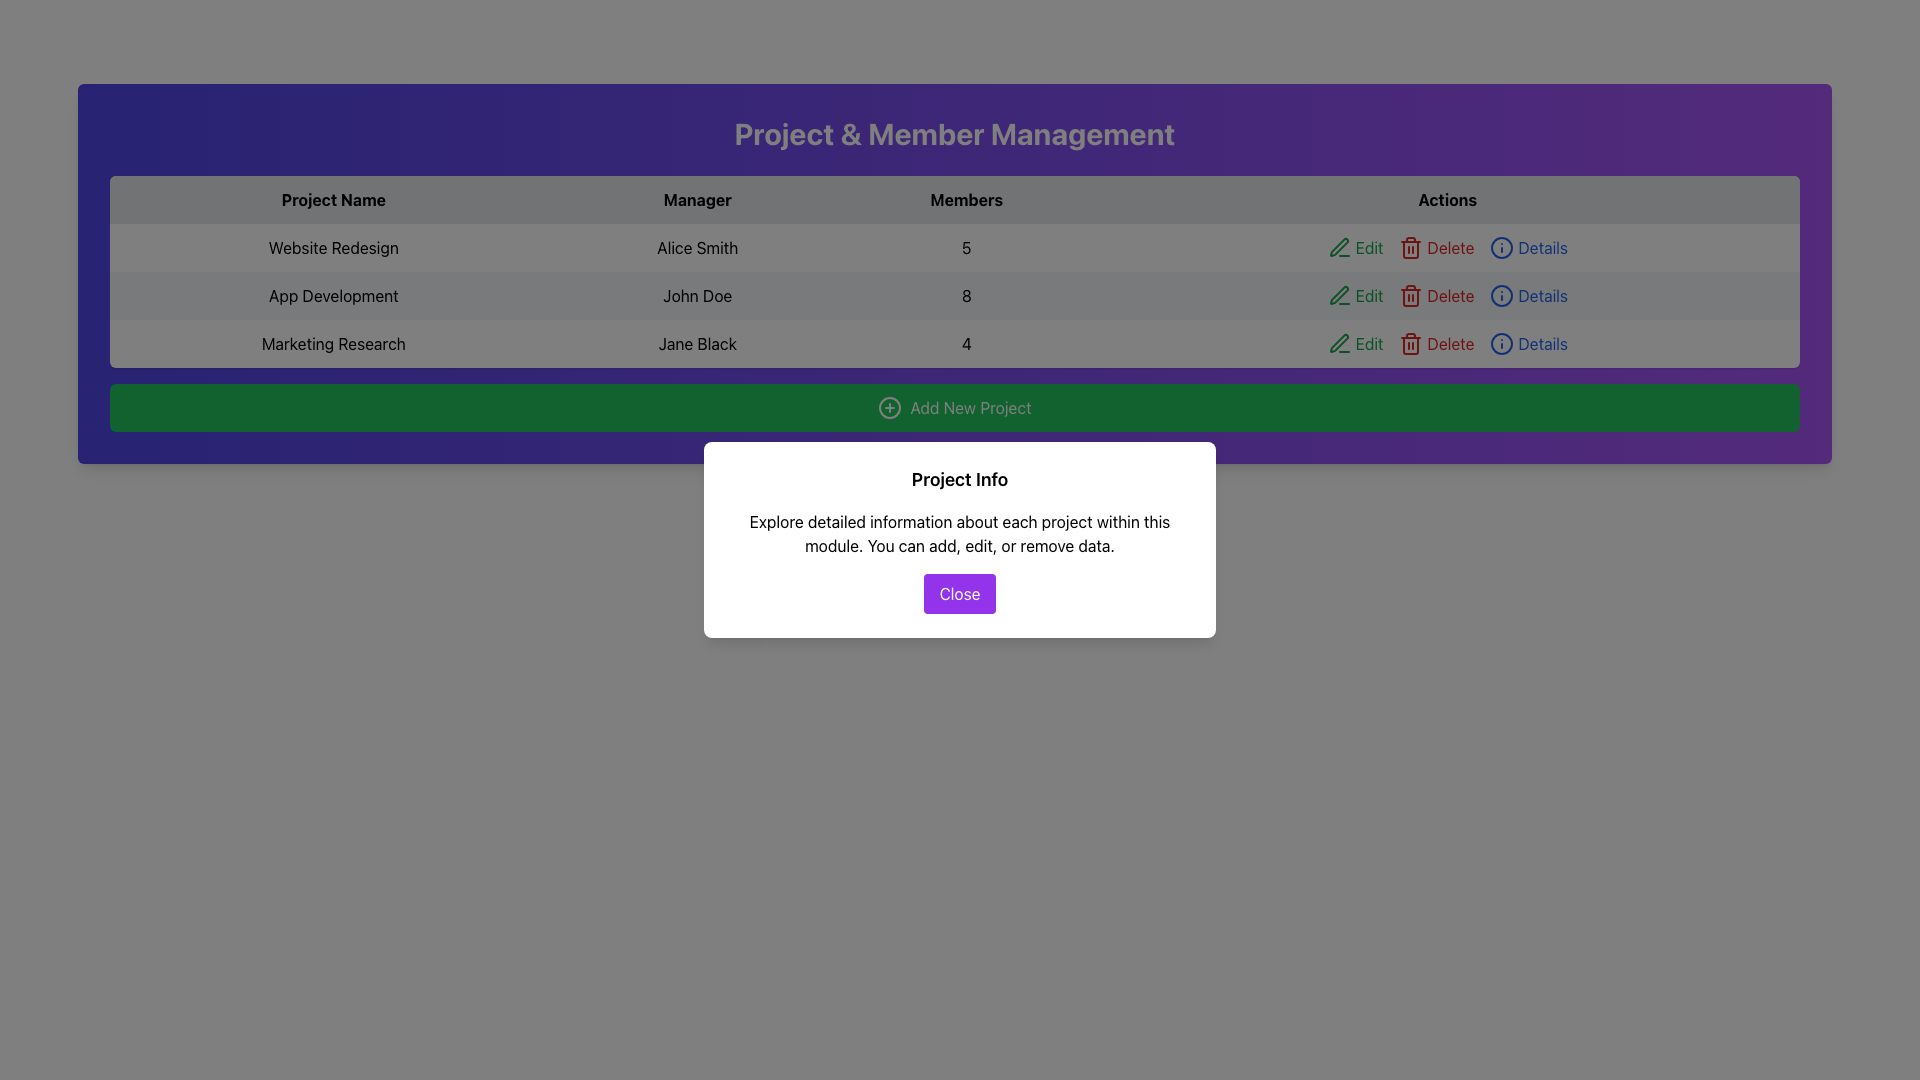  Describe the element at coordinates (954, 200) in the screenshot. I see `the Table Header Cell that labels the number of members for each project in the third column of the table, located in the second row between 'Manager' and 'Actions'` at that location.